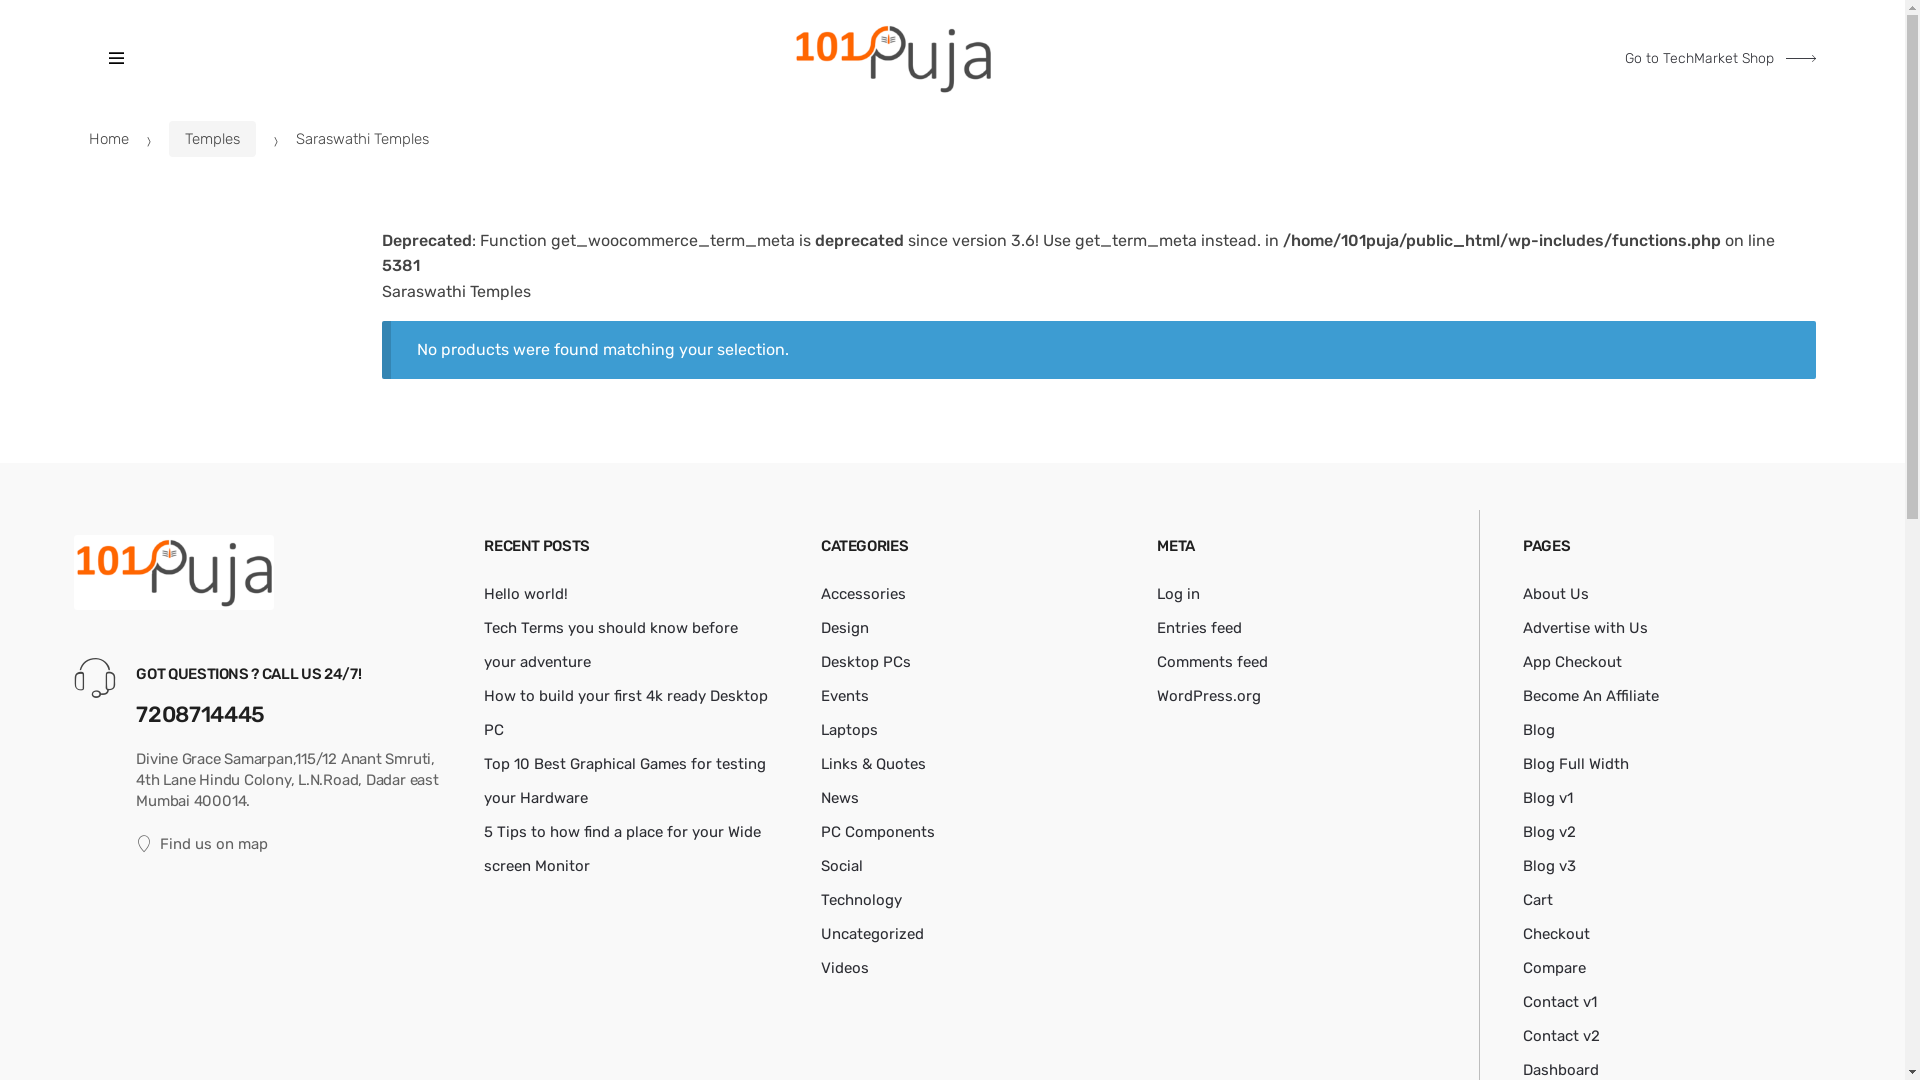  I want to click on 'Top 10 Best Graphical Games for testing your Hardware', so click(623, 779).